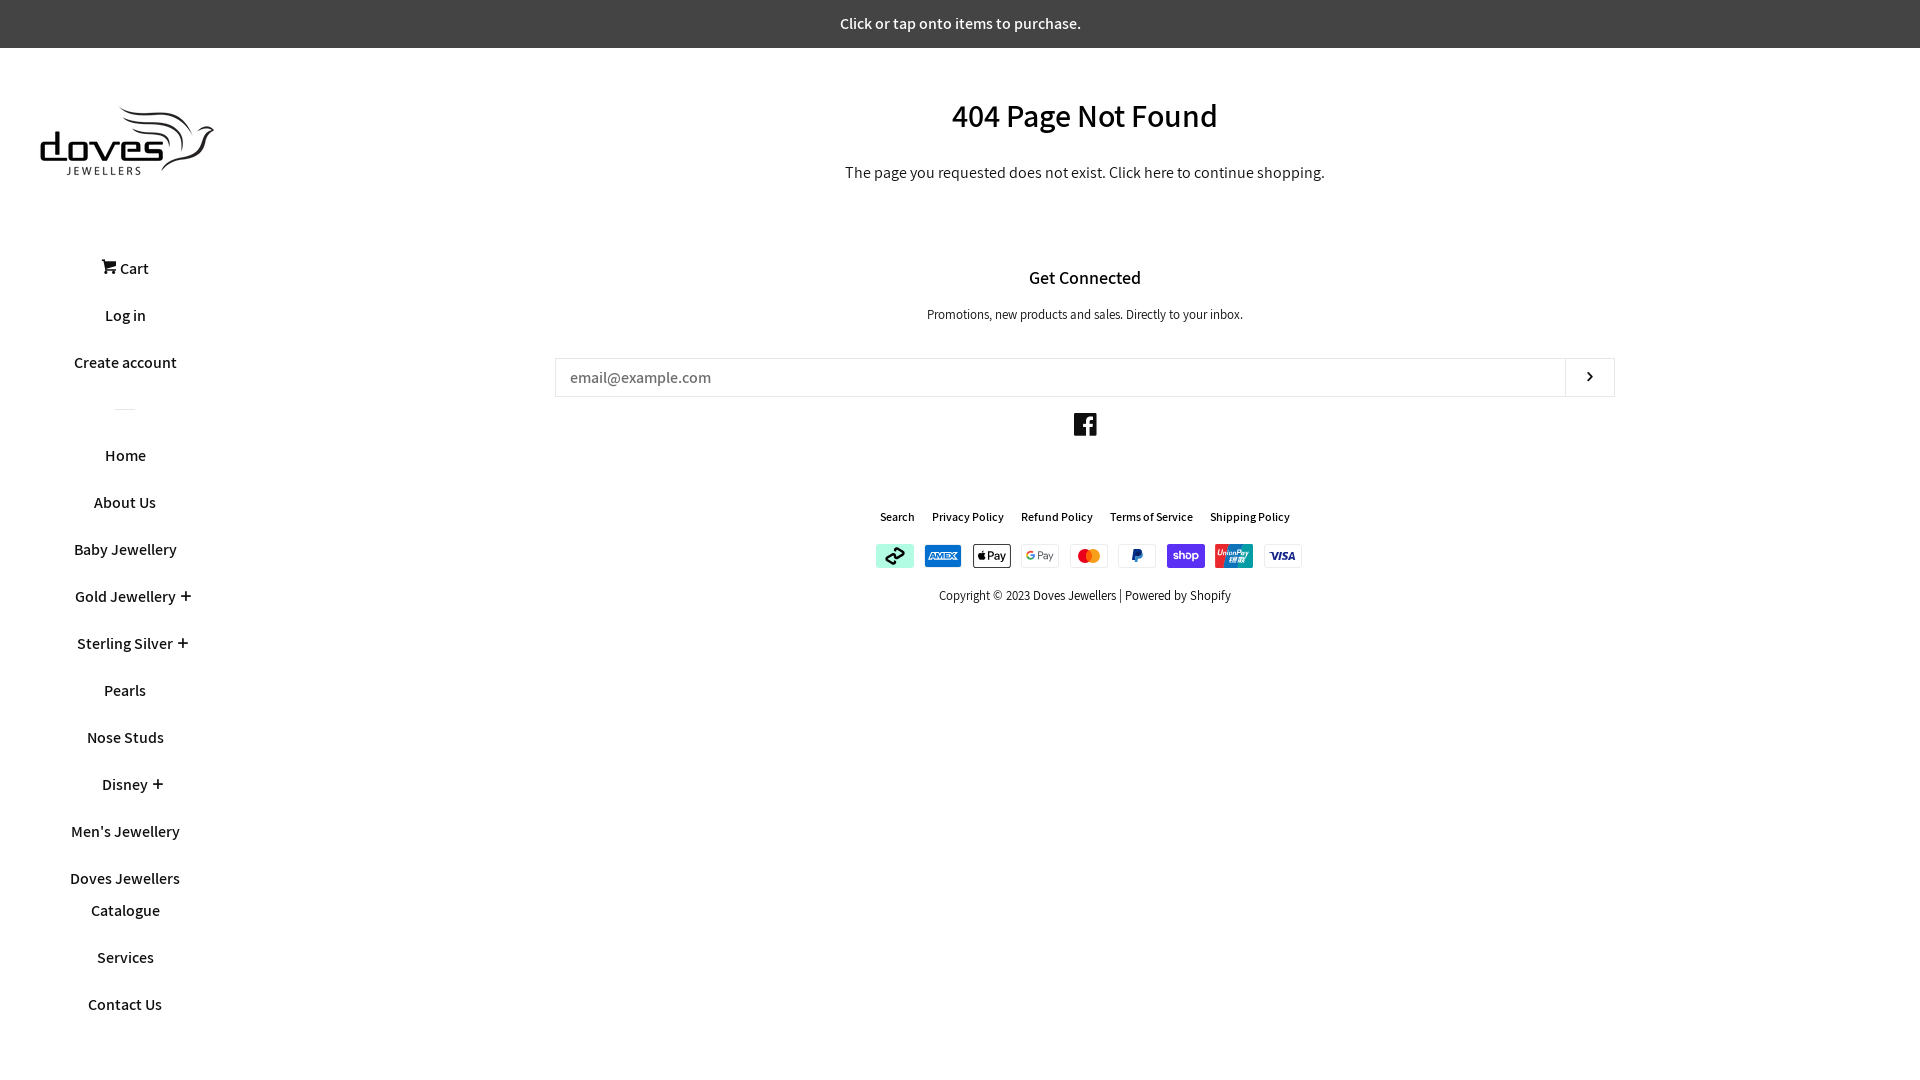 The width and height of the screenshot is (1920, 1080). What do you see at coordinates (123, 902) in the screenshot?
I see `'Doves Jewellers Catalogue'` at bounding box center [123, 902].